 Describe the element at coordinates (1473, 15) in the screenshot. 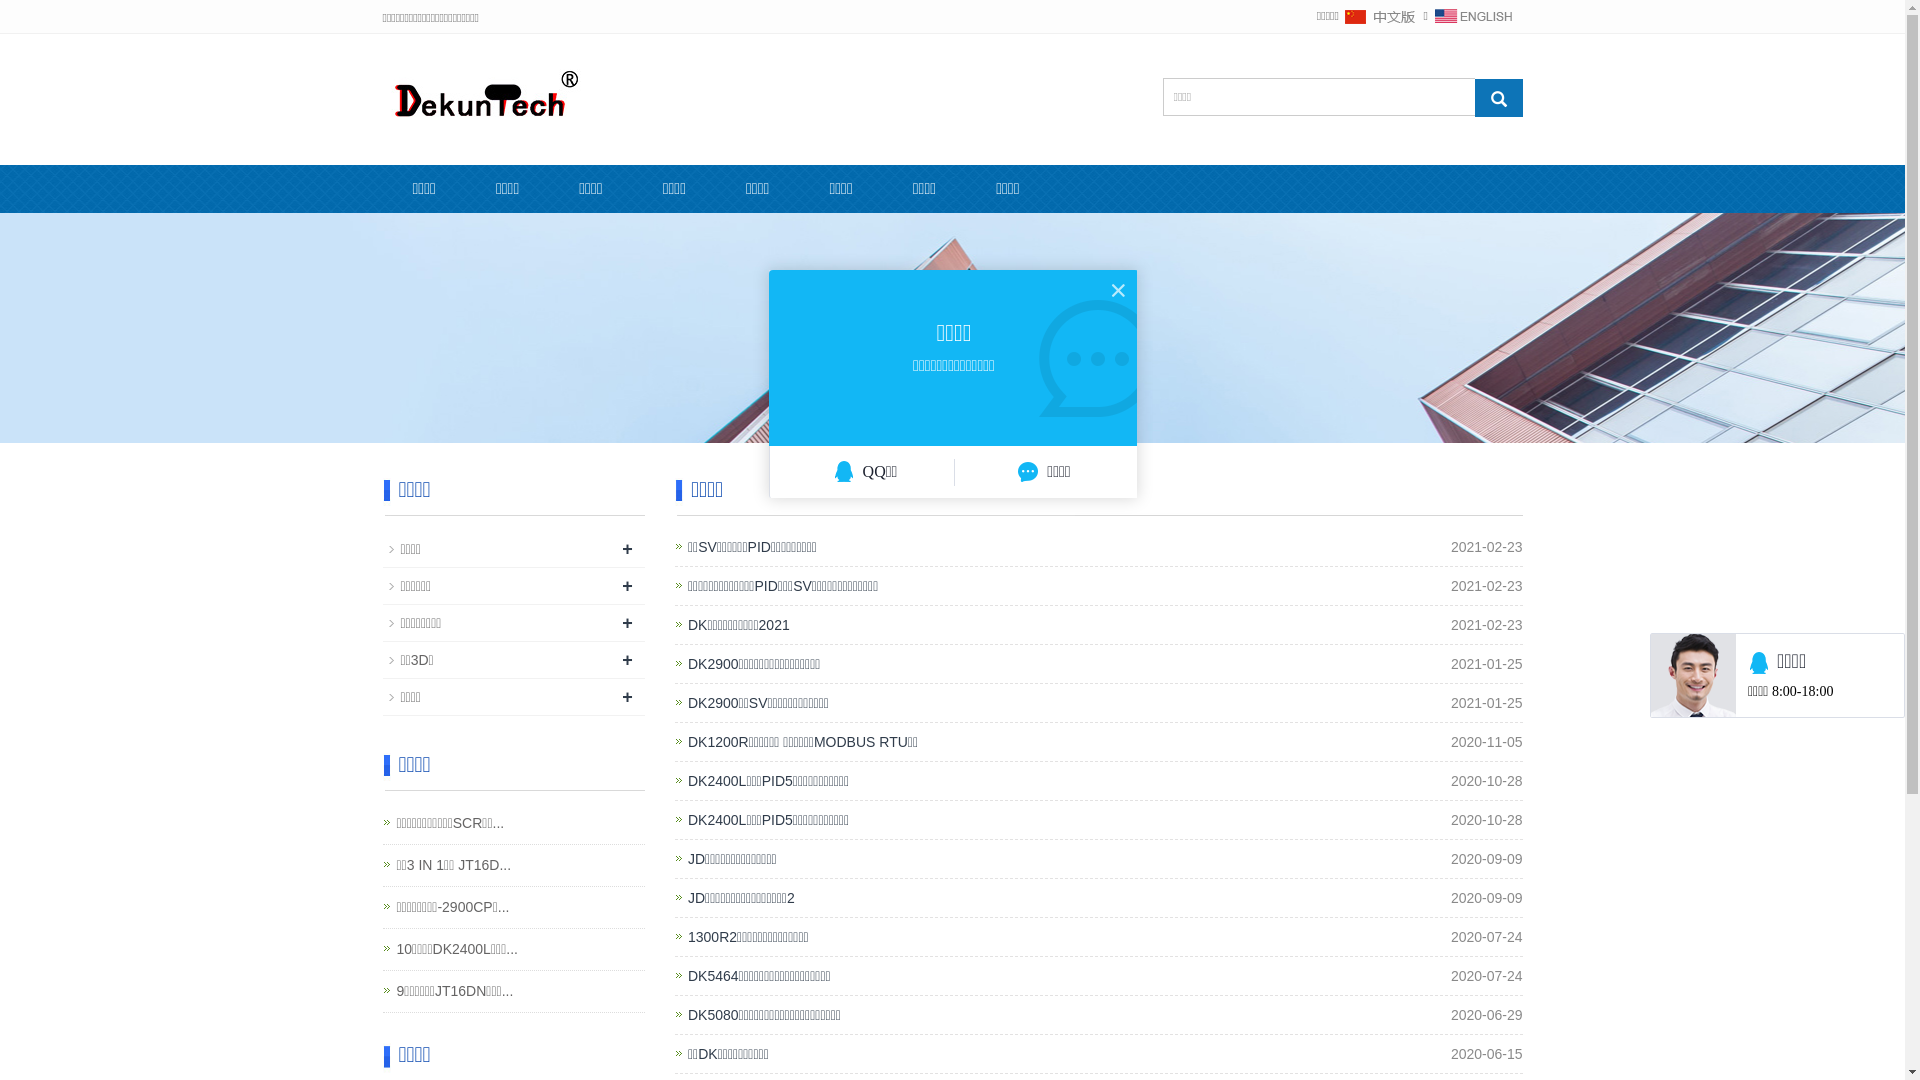

I see `'English'` at that location.